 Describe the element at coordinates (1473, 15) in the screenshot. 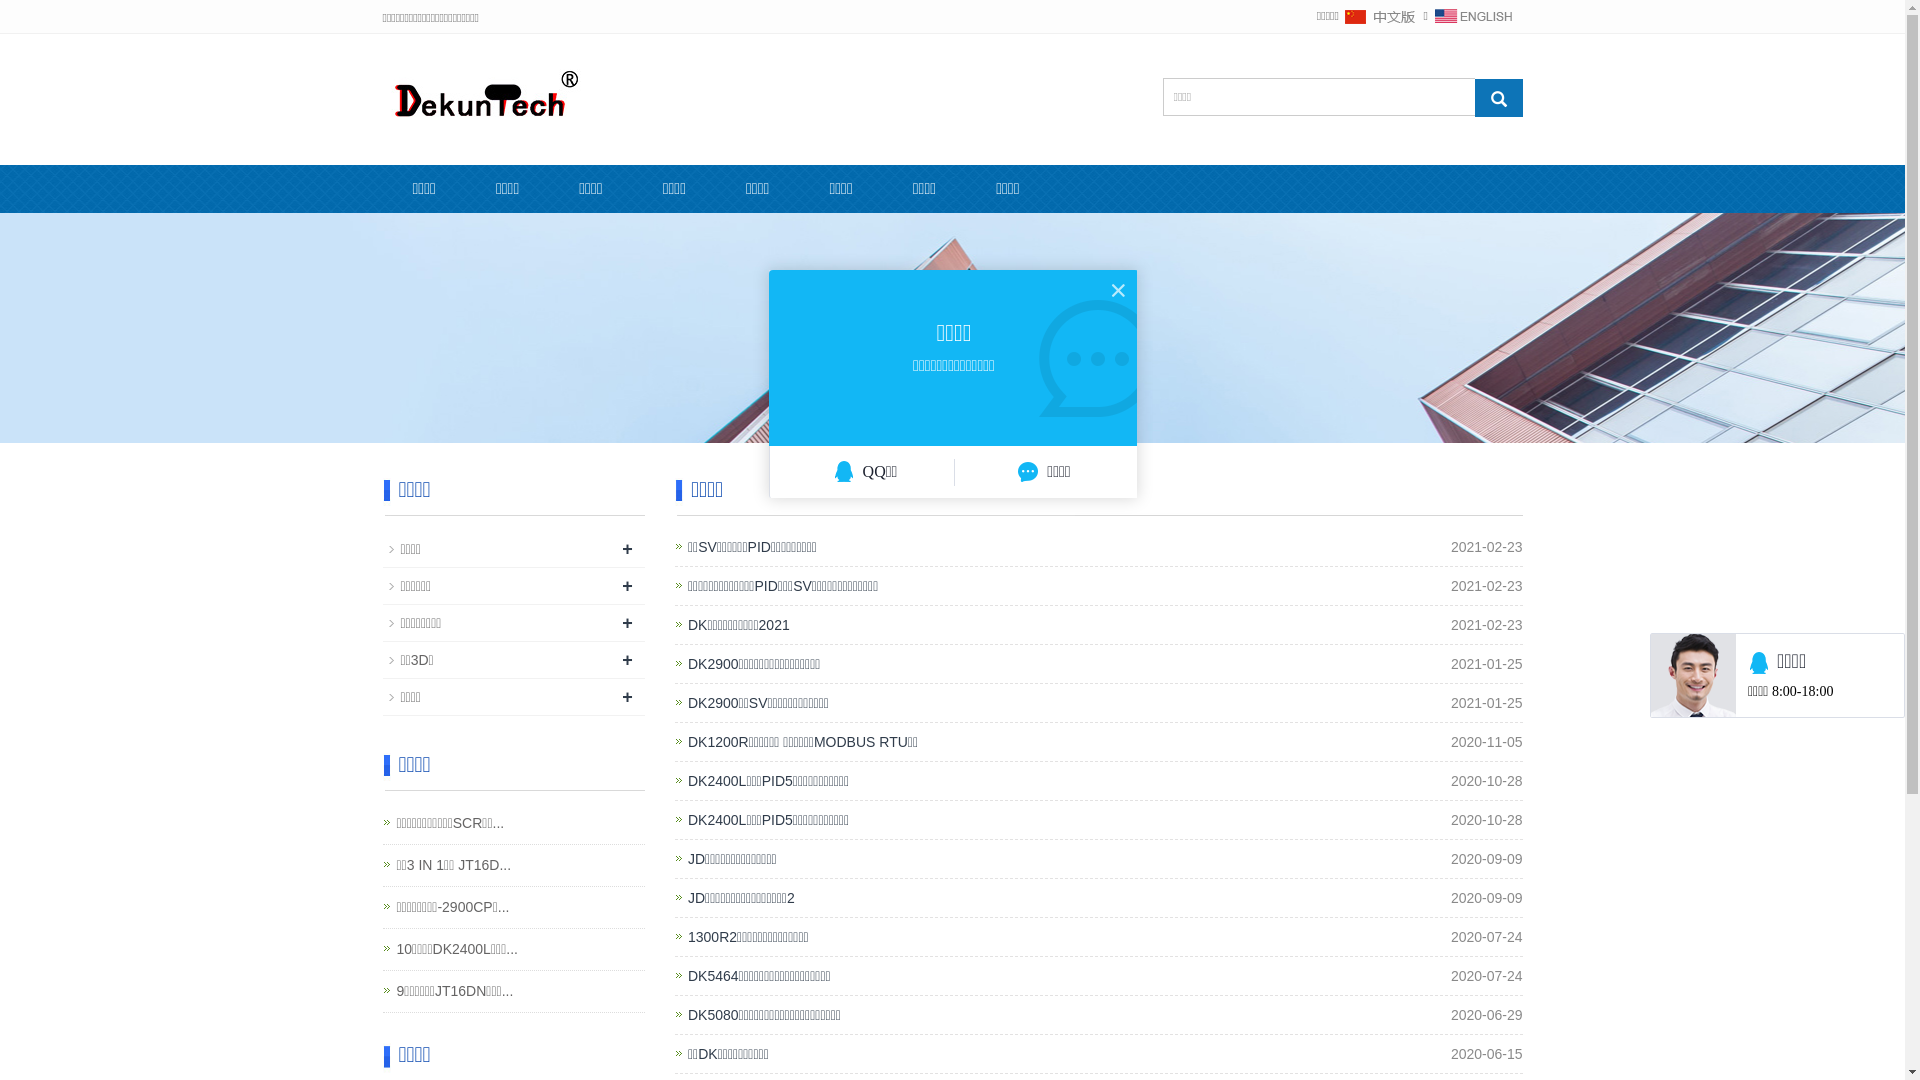

I see `'English'` at that location.